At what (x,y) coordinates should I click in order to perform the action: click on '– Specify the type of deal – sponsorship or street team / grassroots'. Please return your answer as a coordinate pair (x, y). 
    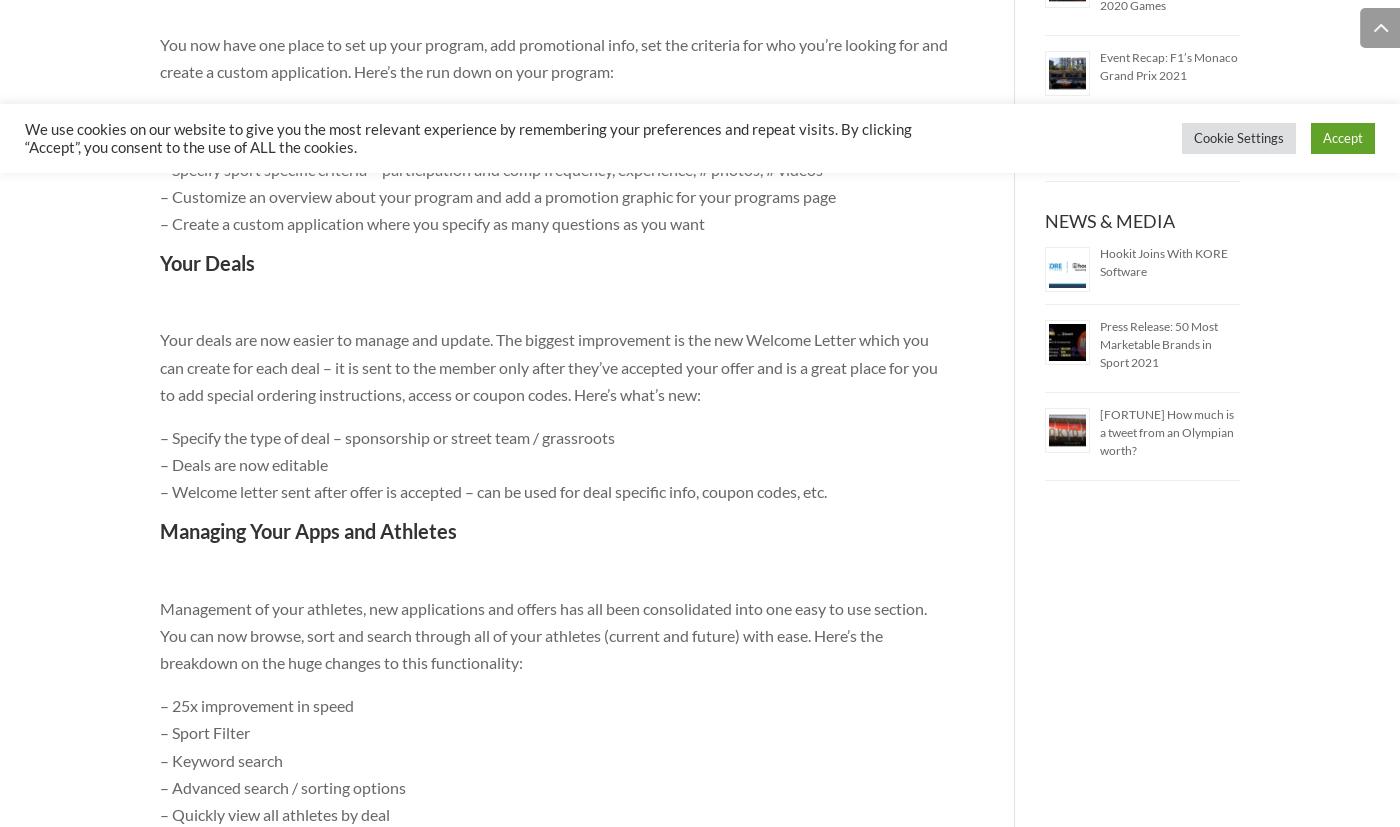
    Looking at the image, I should click on (387, 435).